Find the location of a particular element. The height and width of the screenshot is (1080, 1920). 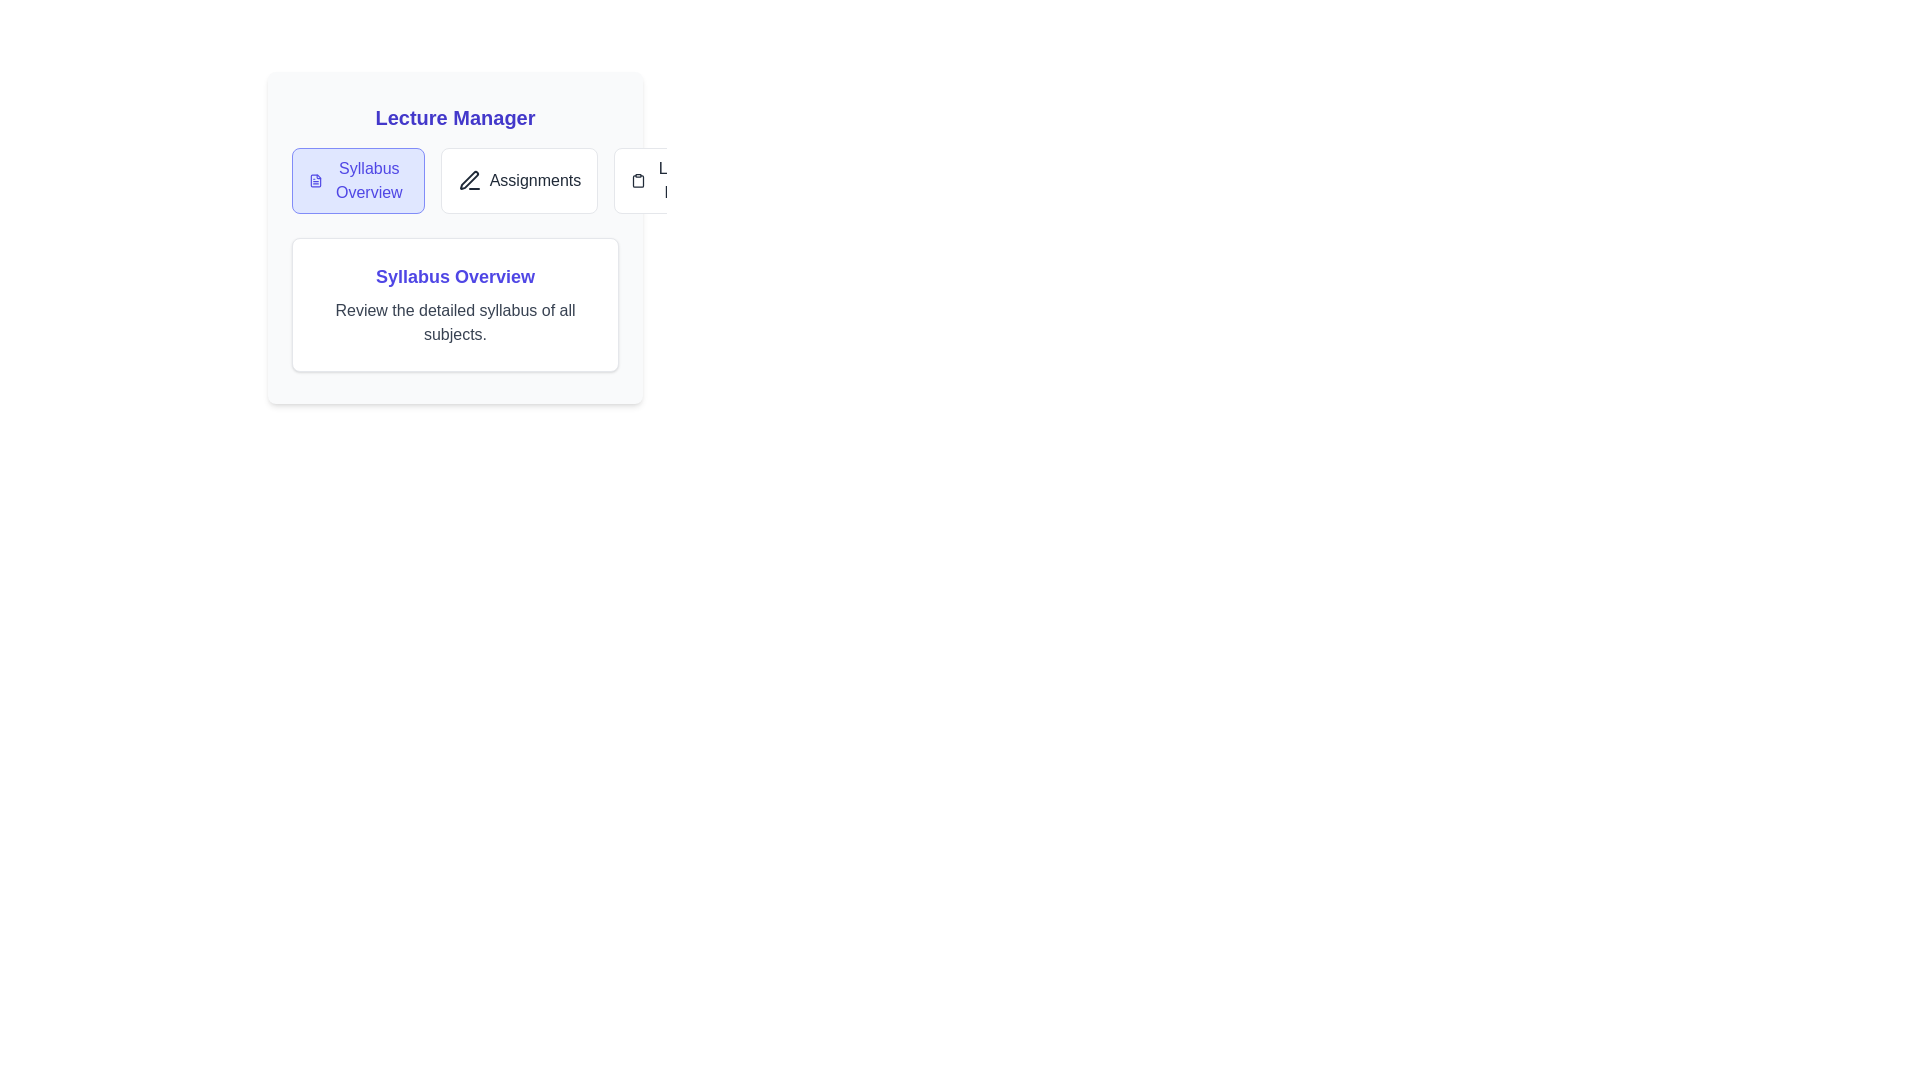

the Informative Section that provides an overview of the syllabus for all subjects, located below the title 'Lecture Manager' is located at coordinates (454, 237).